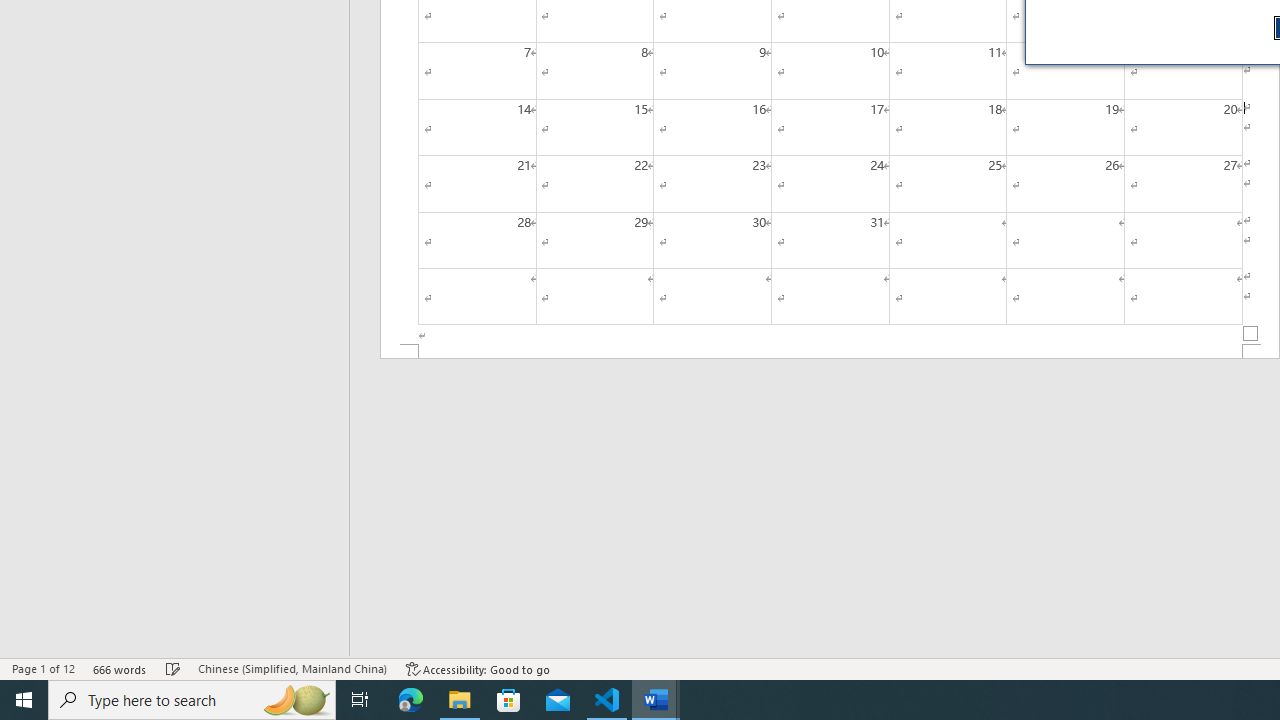 The height and width of the screenshot is (720, 1280). I want to click on 'Footer -Section 1-', so click(830, 350).